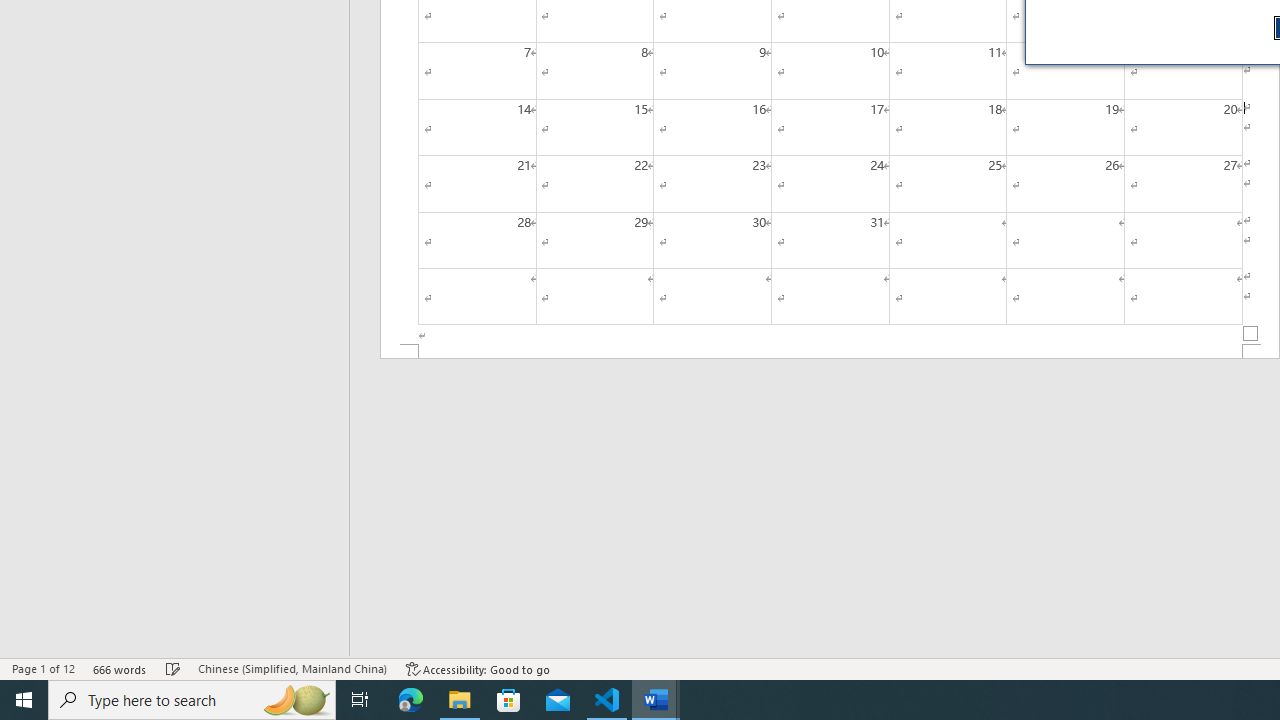 The height and width of the screenshot is (720, 1280). I want to click on 'Footer -Section 1-', so click(830, 350).